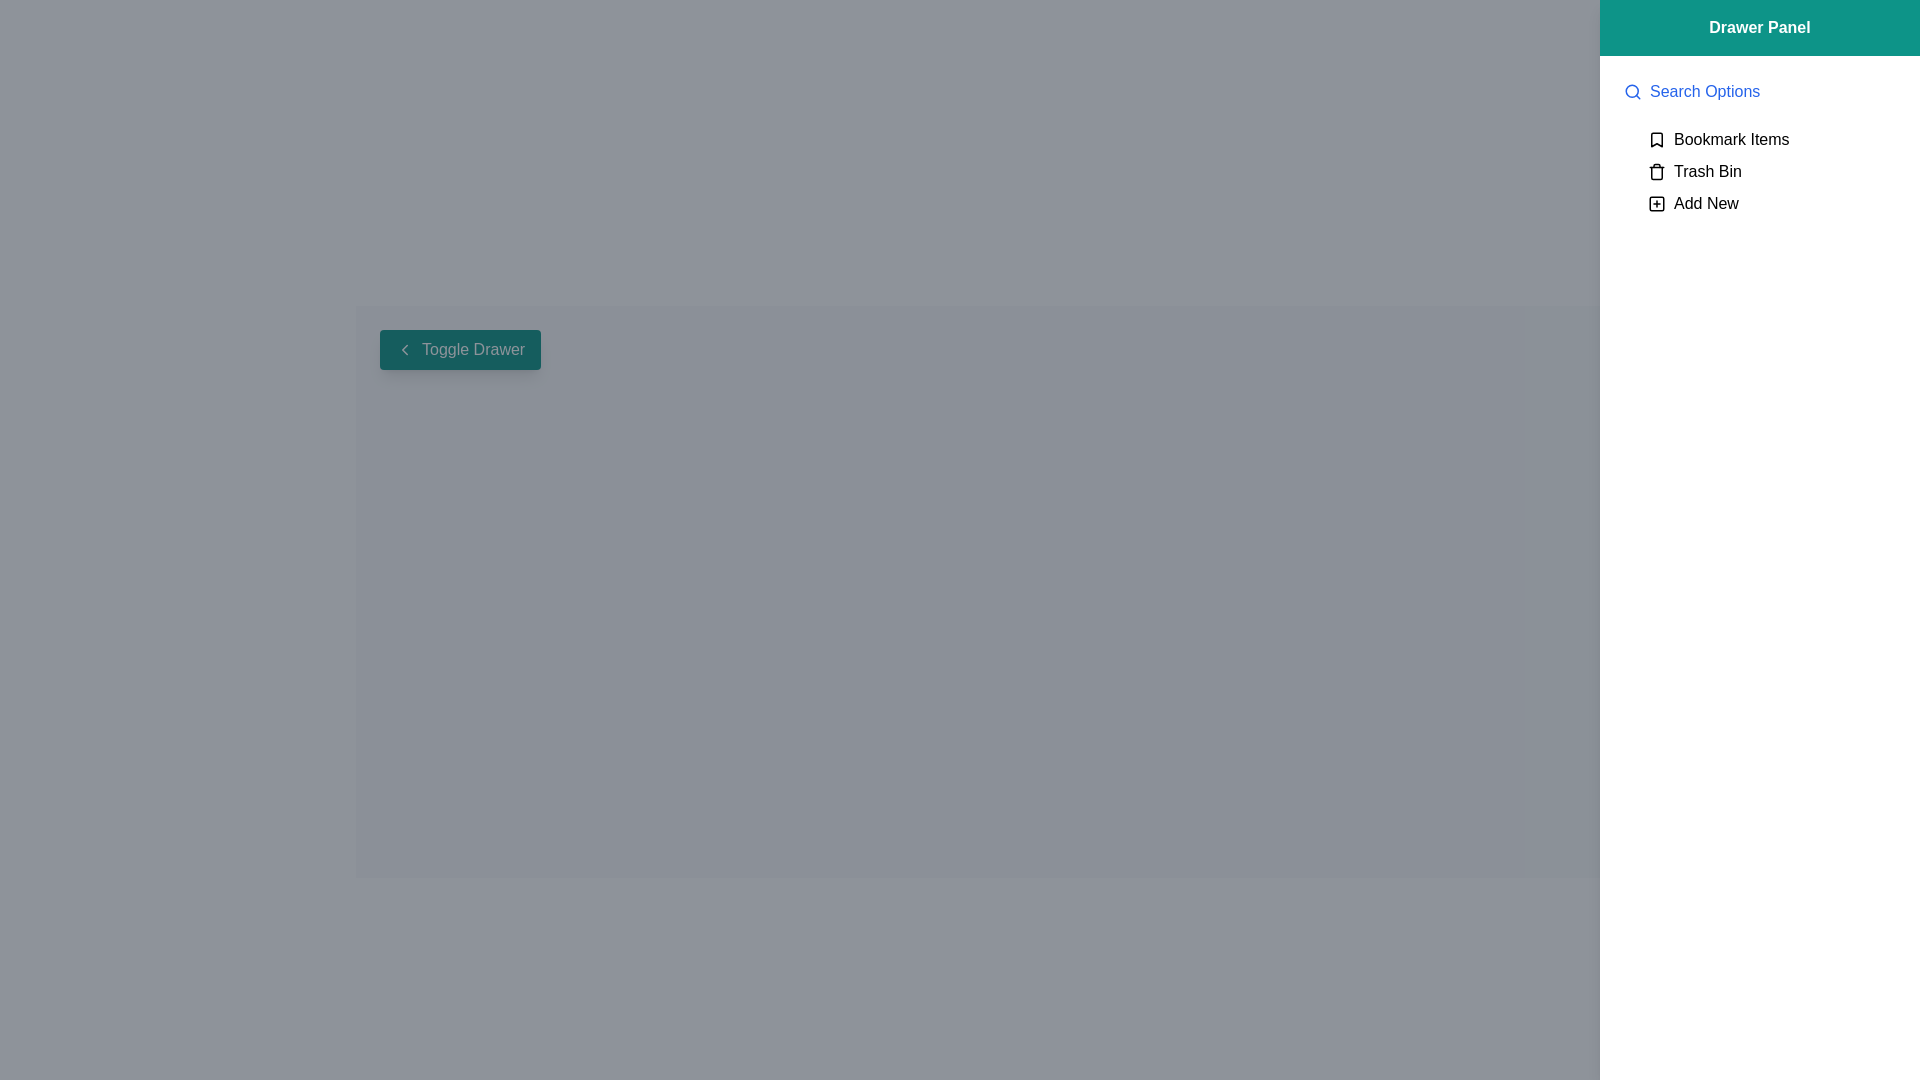  What do you see at coordinates (1632, 92) in the screenshot?
I see `the magnifying glass icon located adjacent to the 'Search Options' text in the right-hand panel of the interface` at bounding box center [1632, 92].